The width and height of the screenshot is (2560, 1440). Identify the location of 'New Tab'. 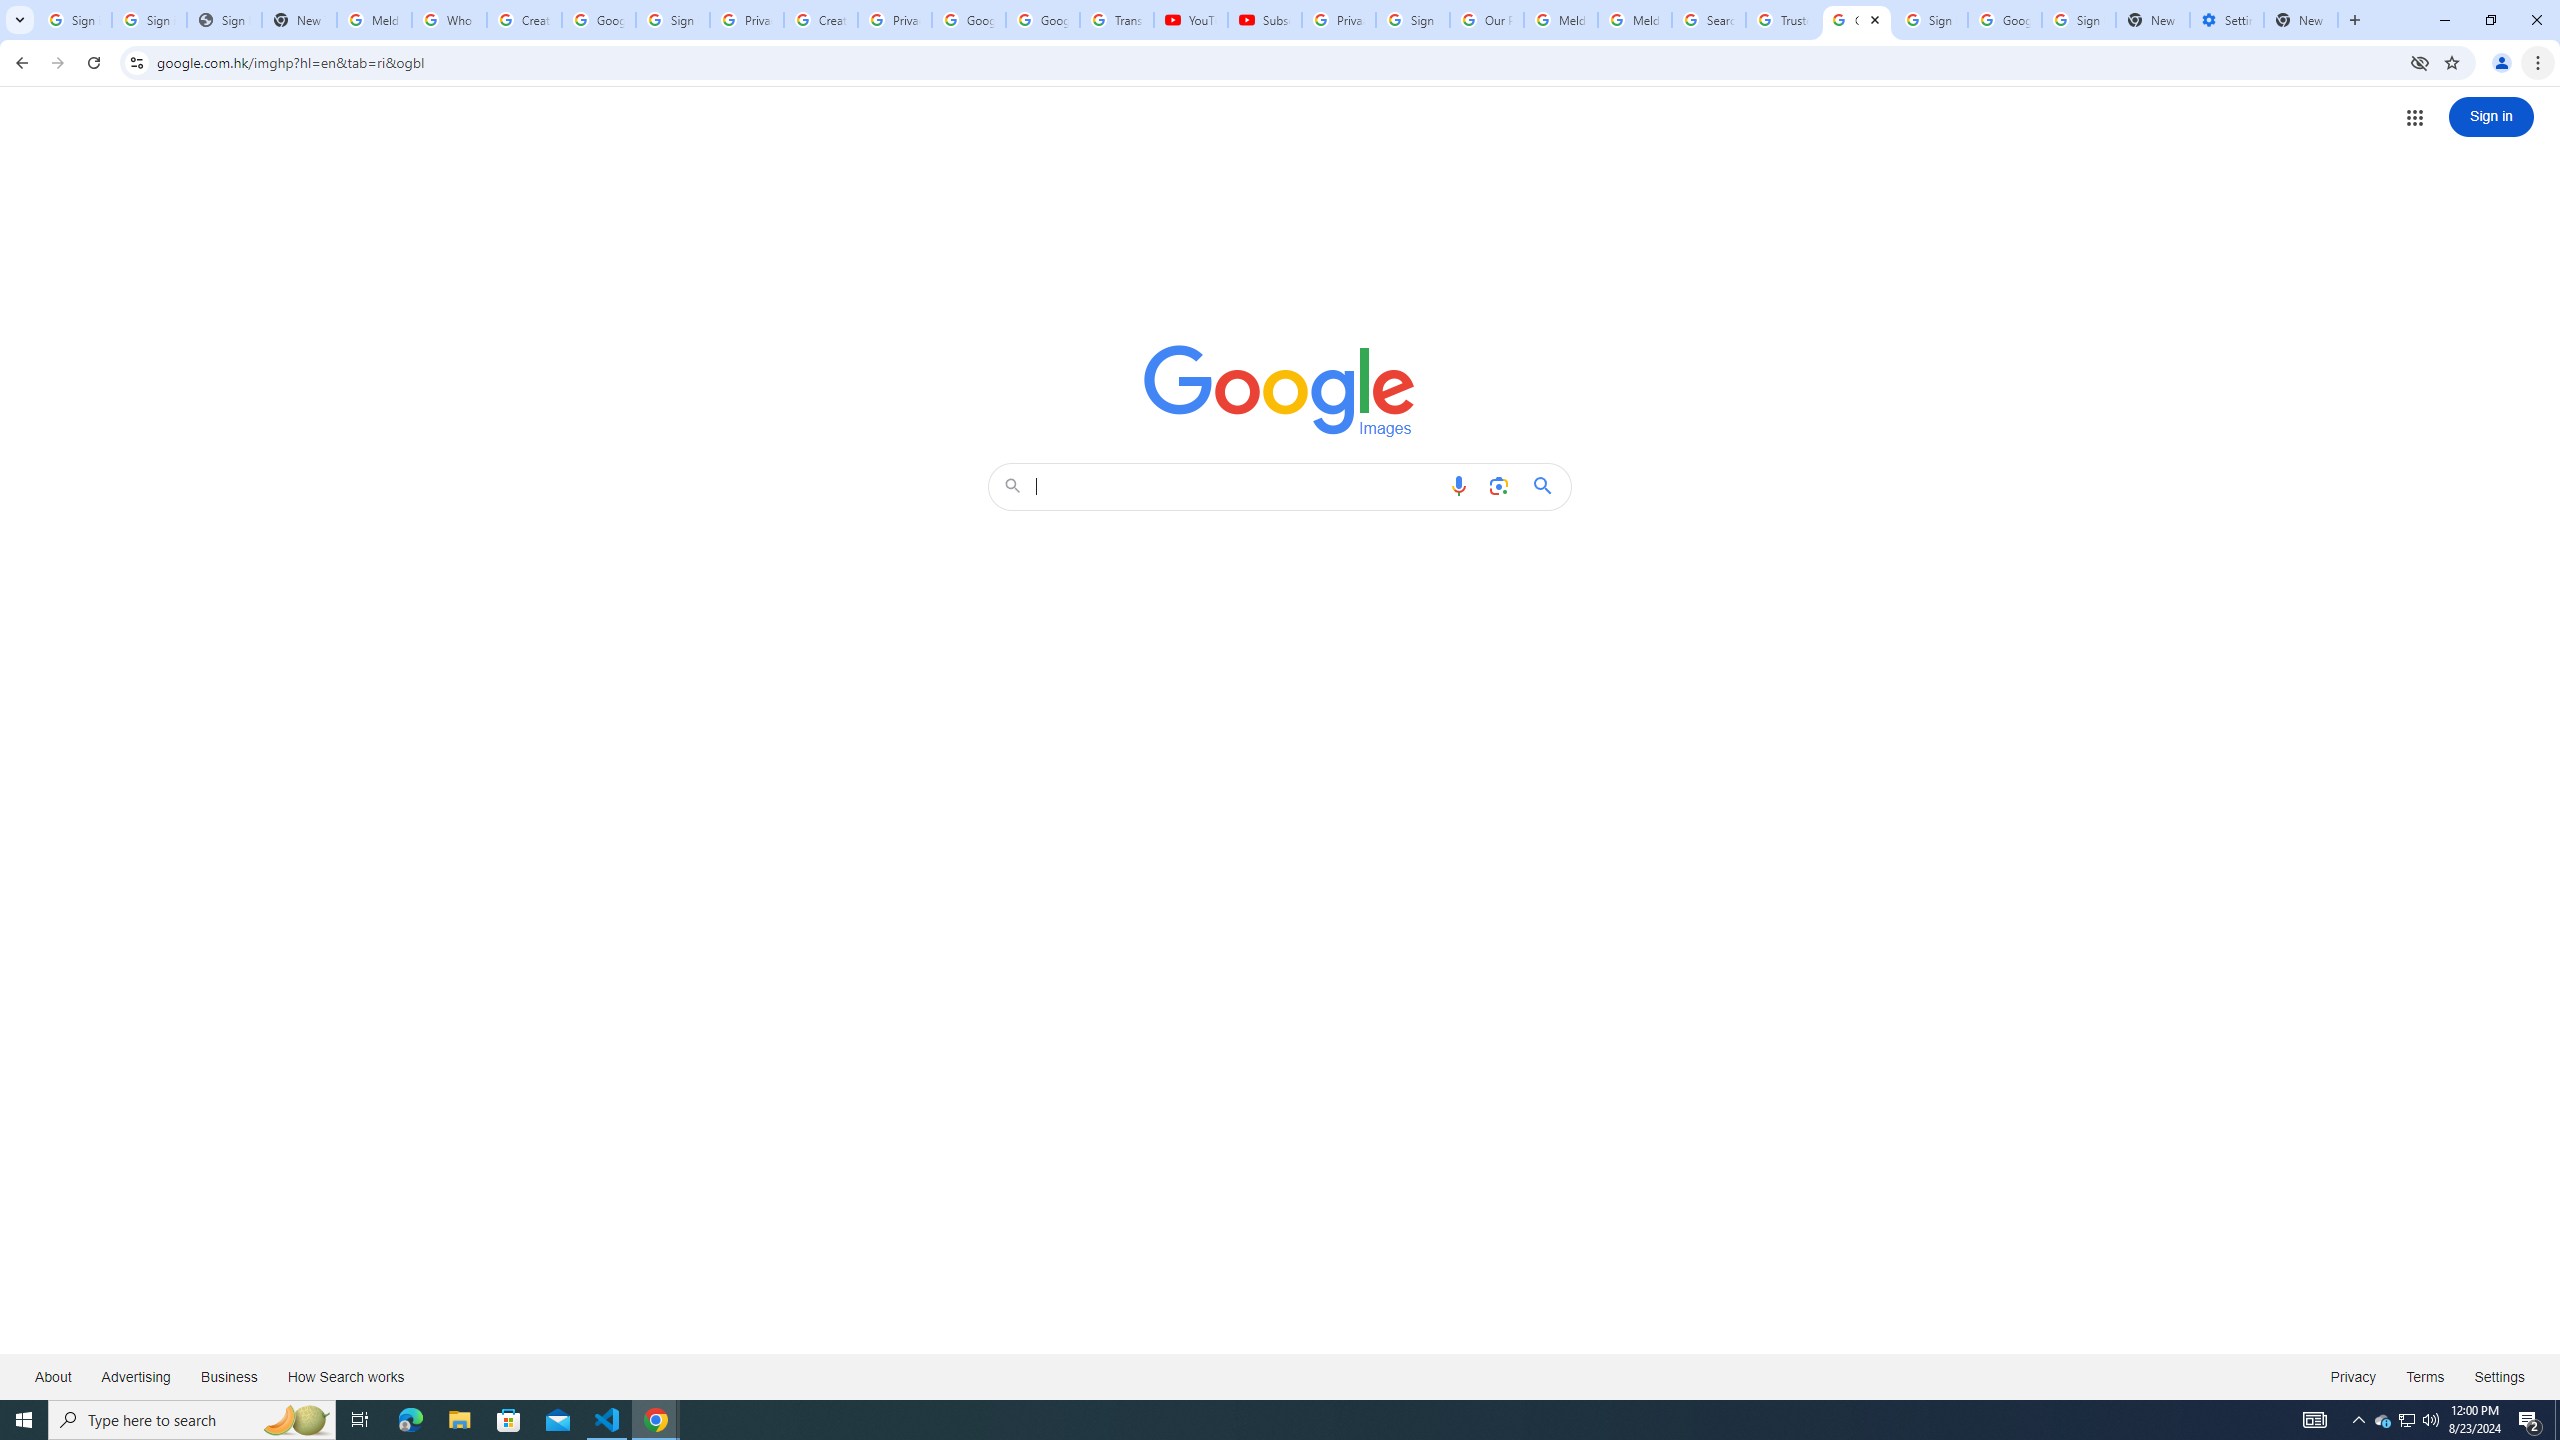
(2300, 19).